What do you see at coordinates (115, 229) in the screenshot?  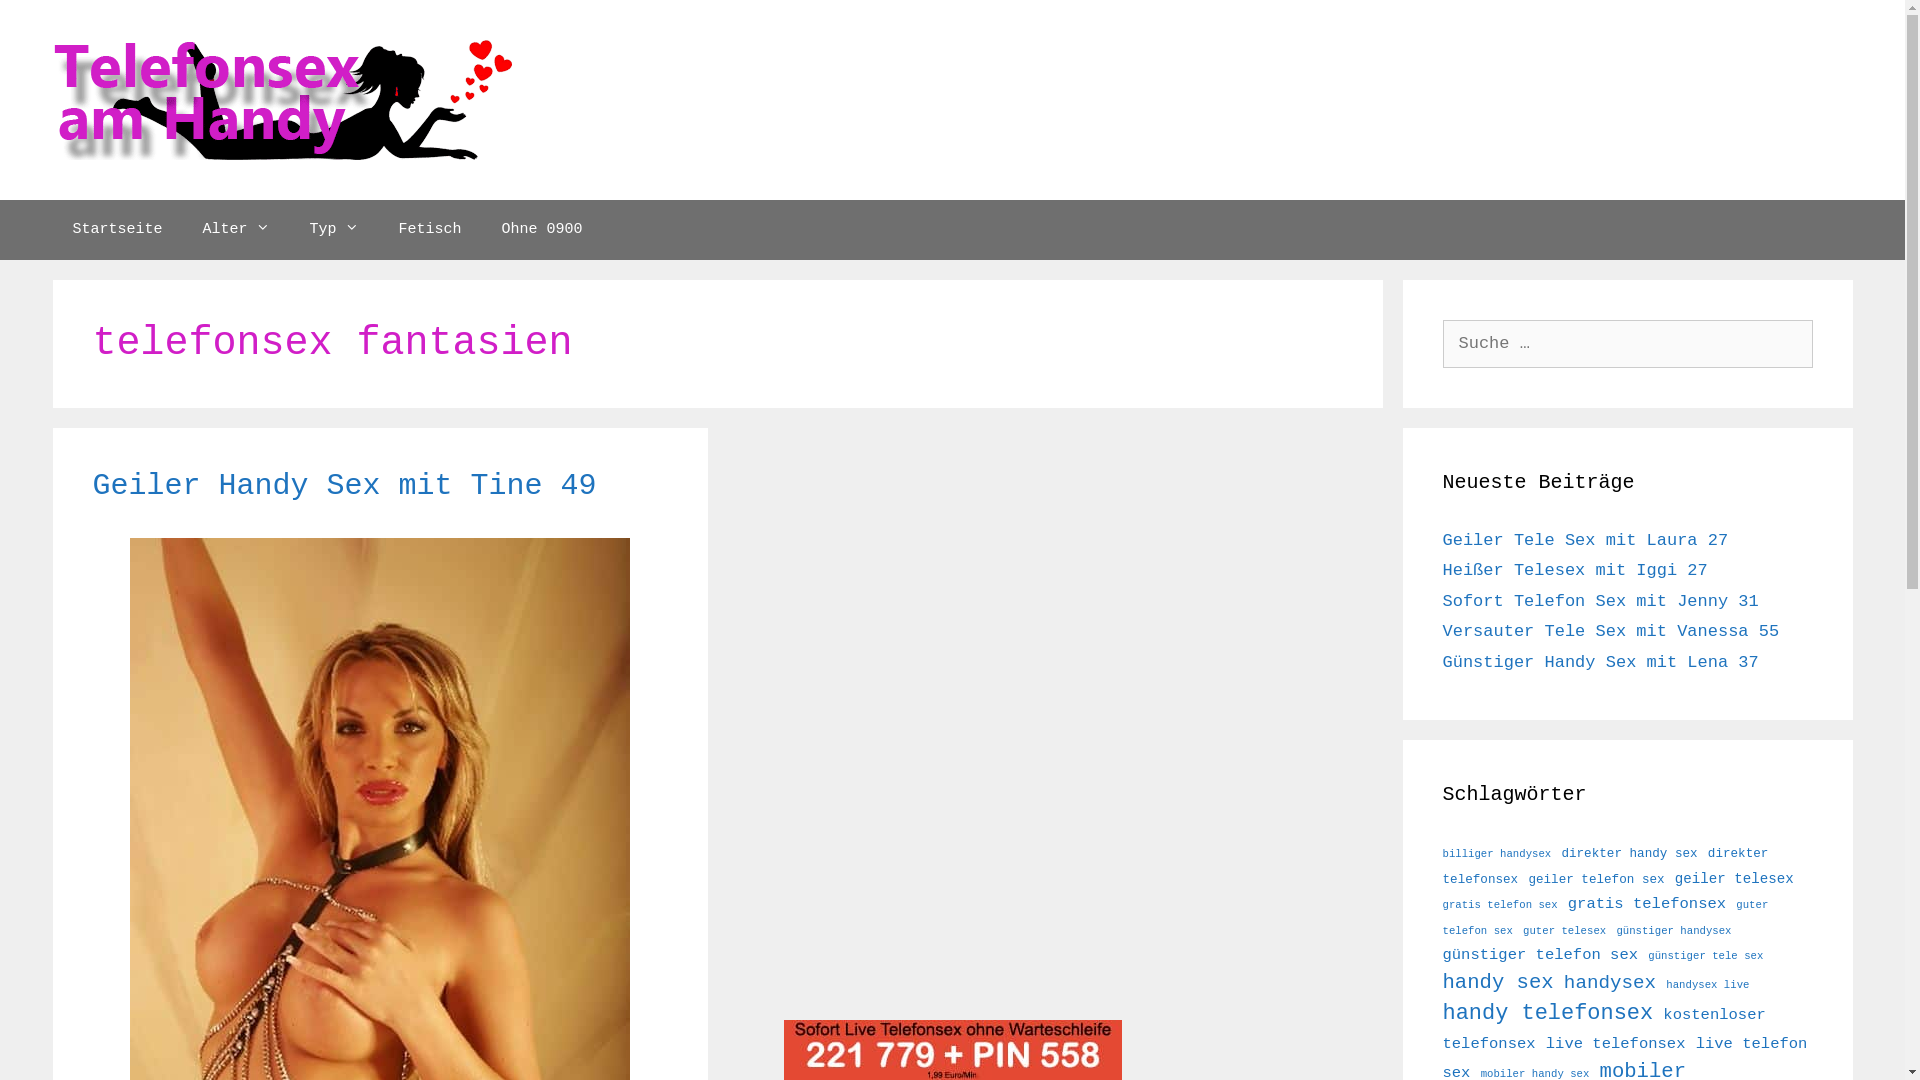 I see `'Startseite'` at bounding box center [115, 229].